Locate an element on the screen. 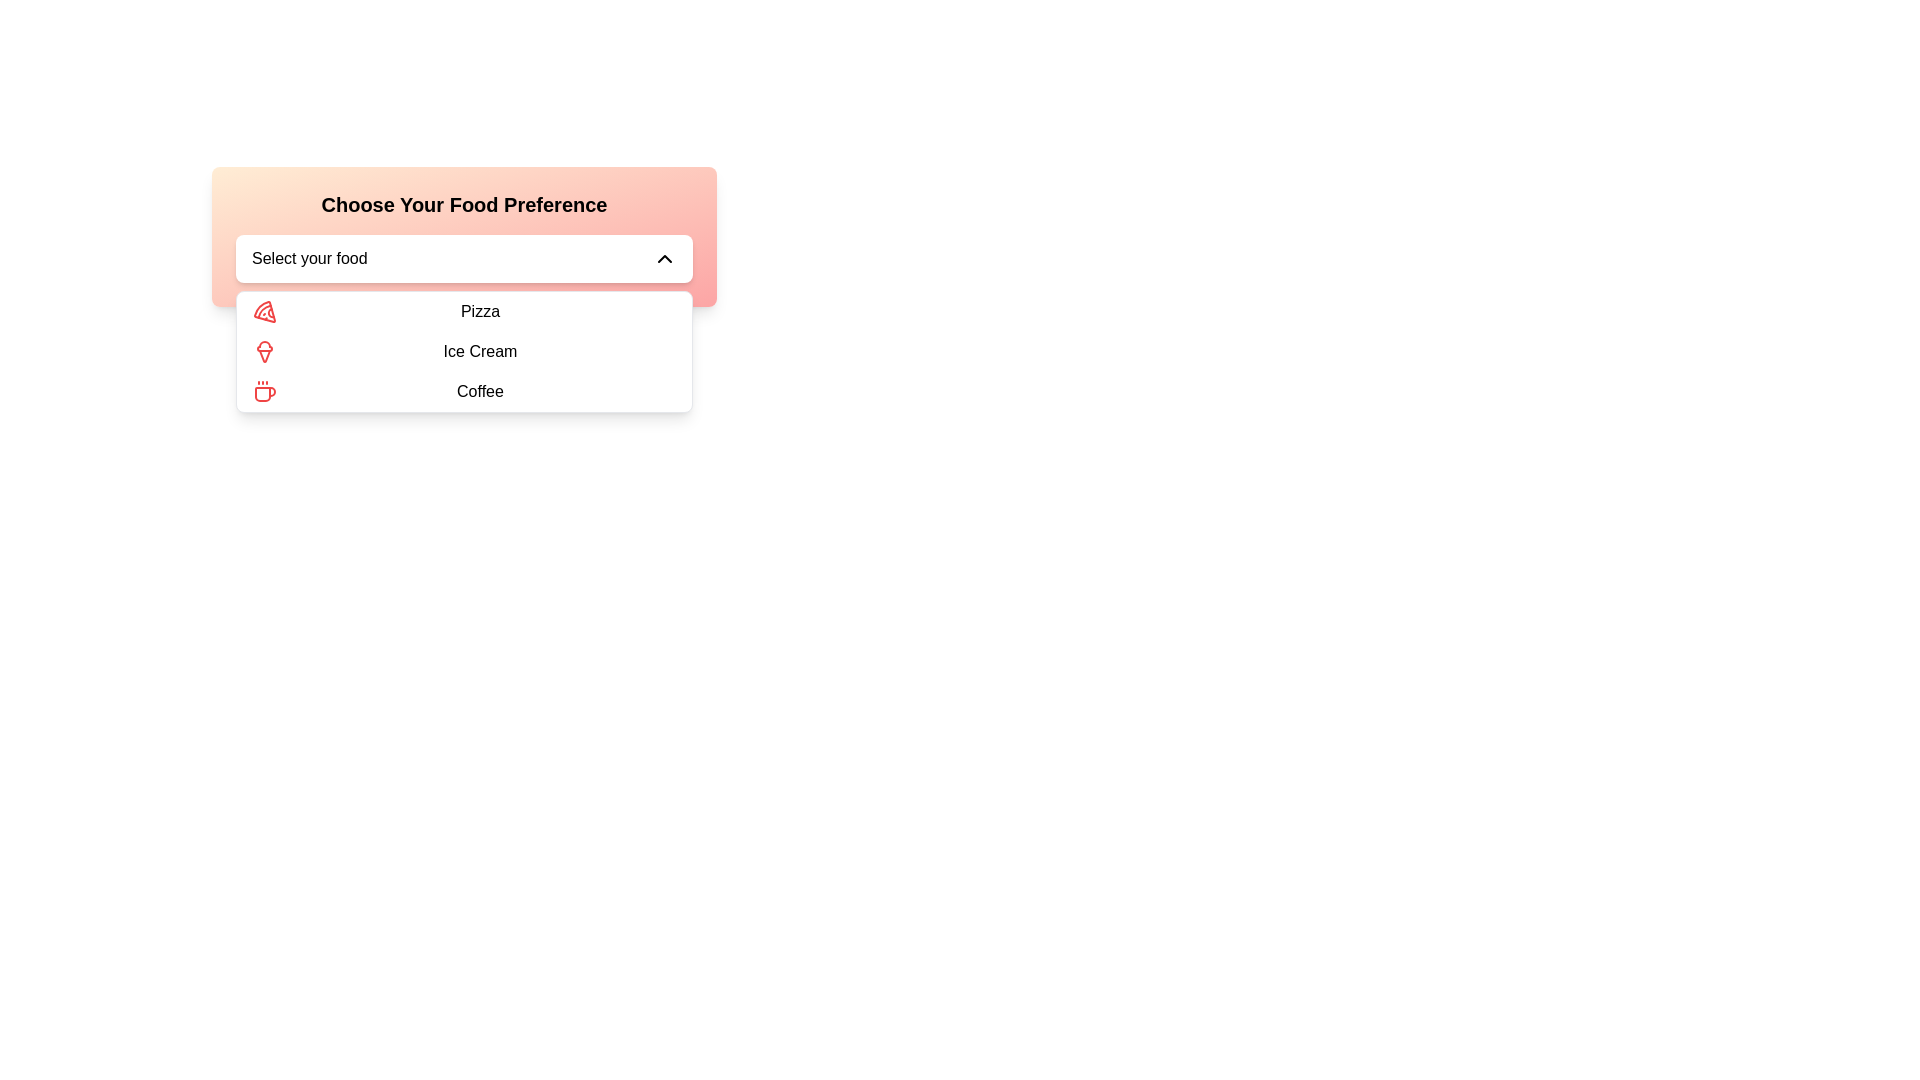 This screenshot has width=1920, height=1080. the 'Ice Cream' option in the dropdown menu located beneath the 'Select your food' button is located at coordinates (463, 350).